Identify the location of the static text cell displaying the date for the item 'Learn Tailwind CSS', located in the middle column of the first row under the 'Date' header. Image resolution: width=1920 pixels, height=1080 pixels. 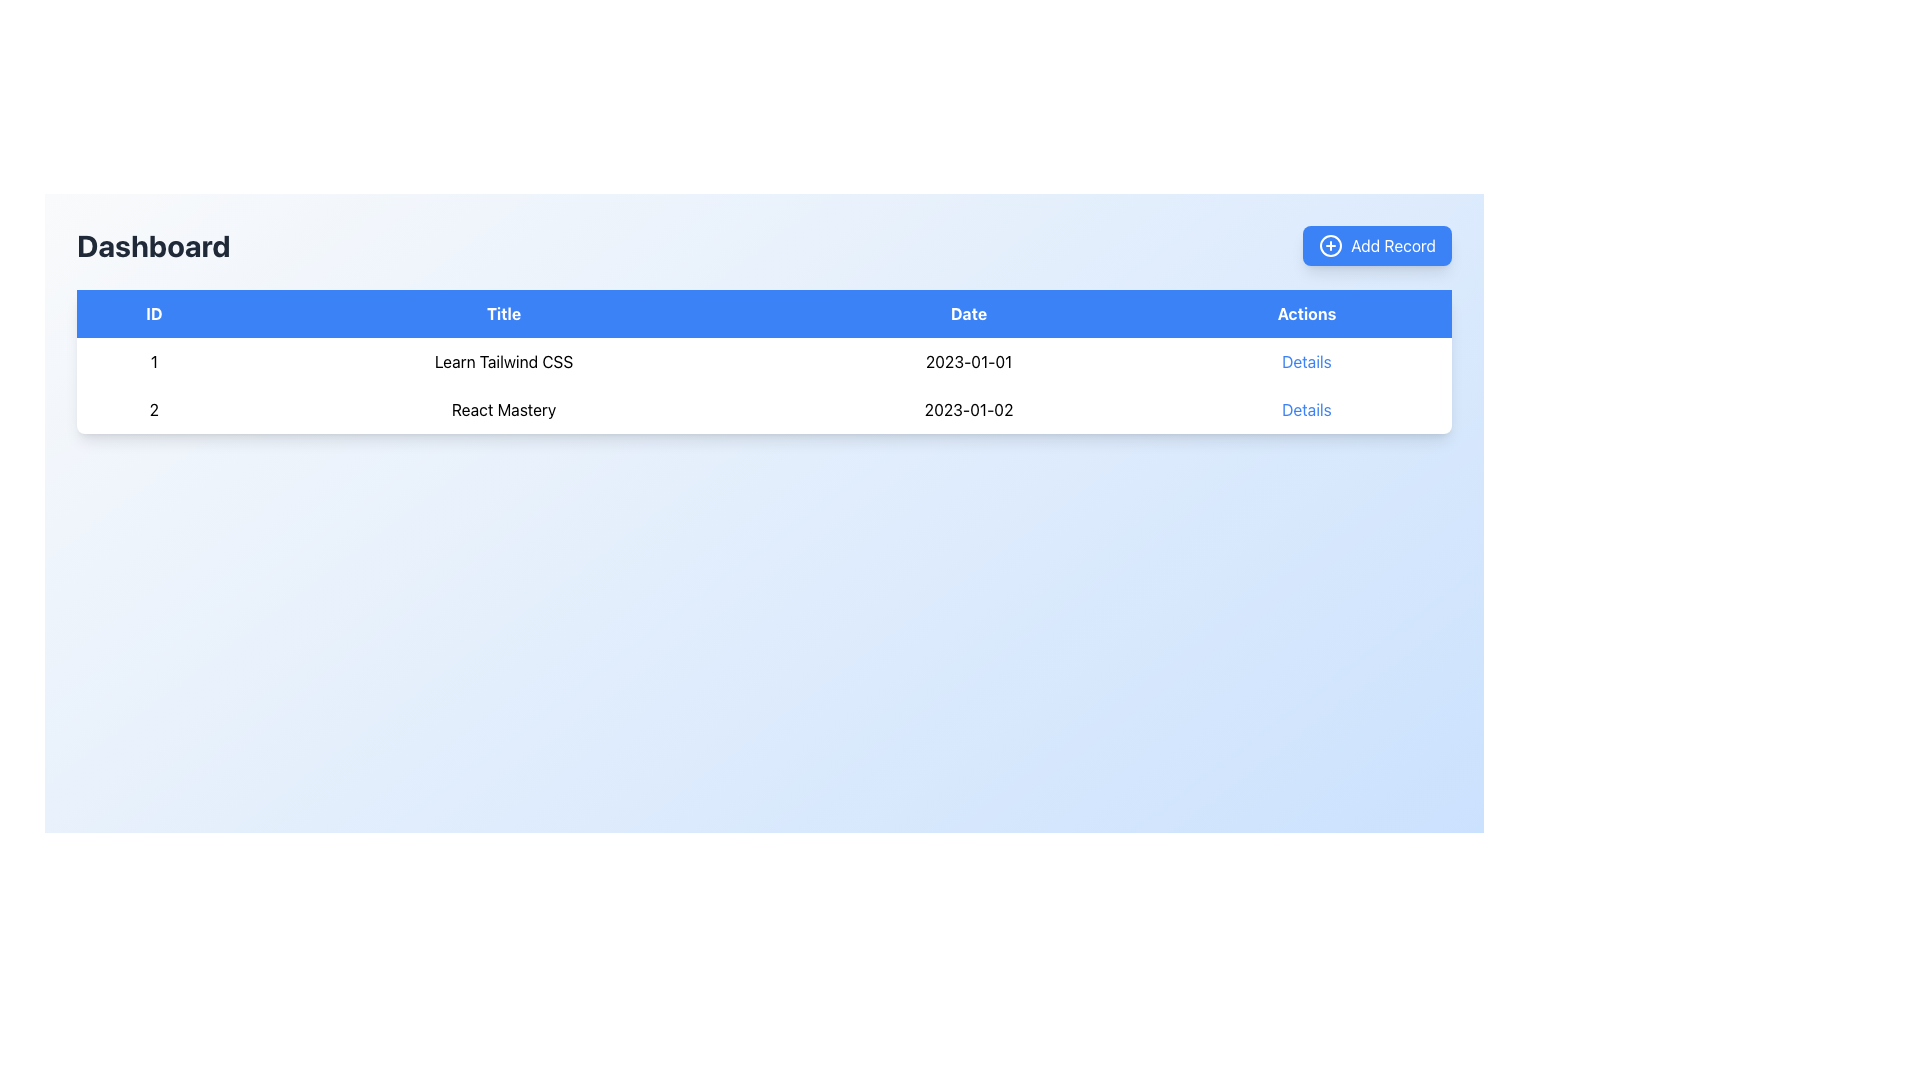
(969, 362).